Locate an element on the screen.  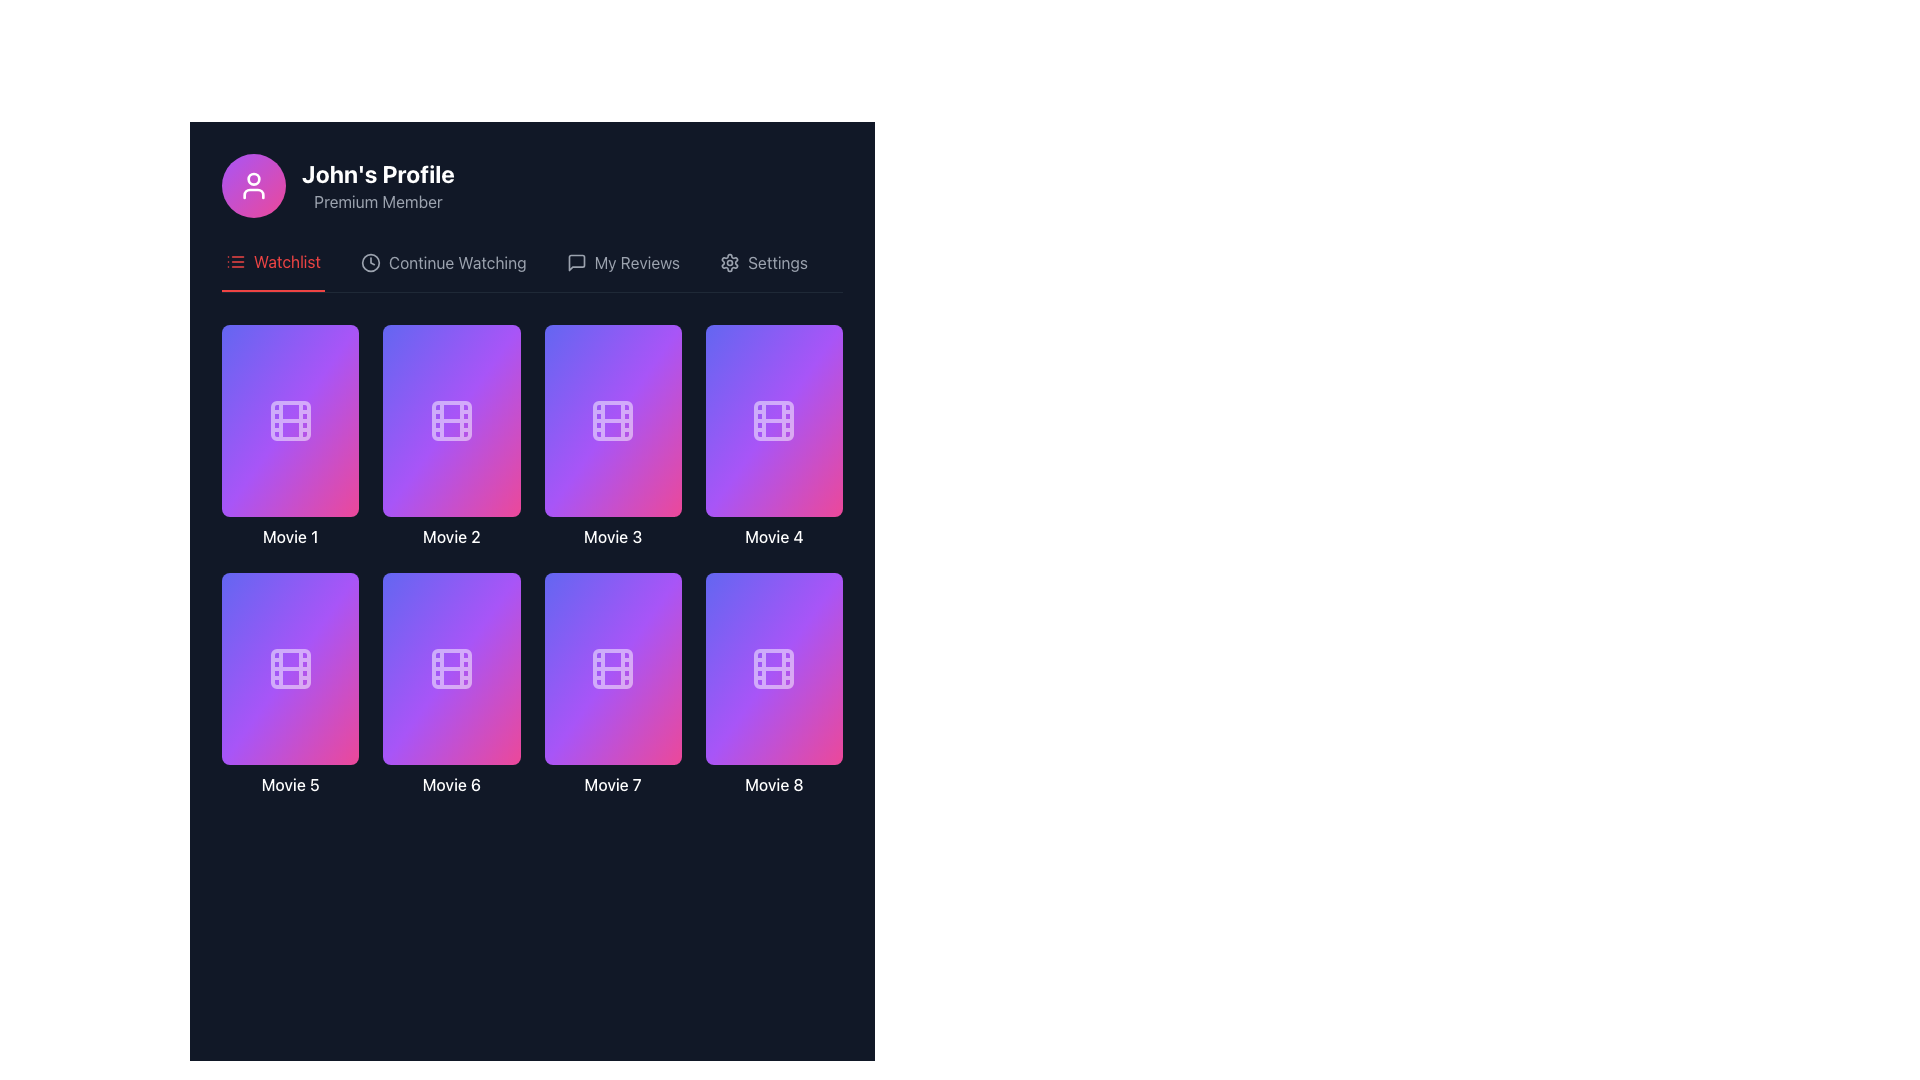
the group of interactive buttons in the footer section of the card for 'Movie 5' is located at coordinates (289, 716).